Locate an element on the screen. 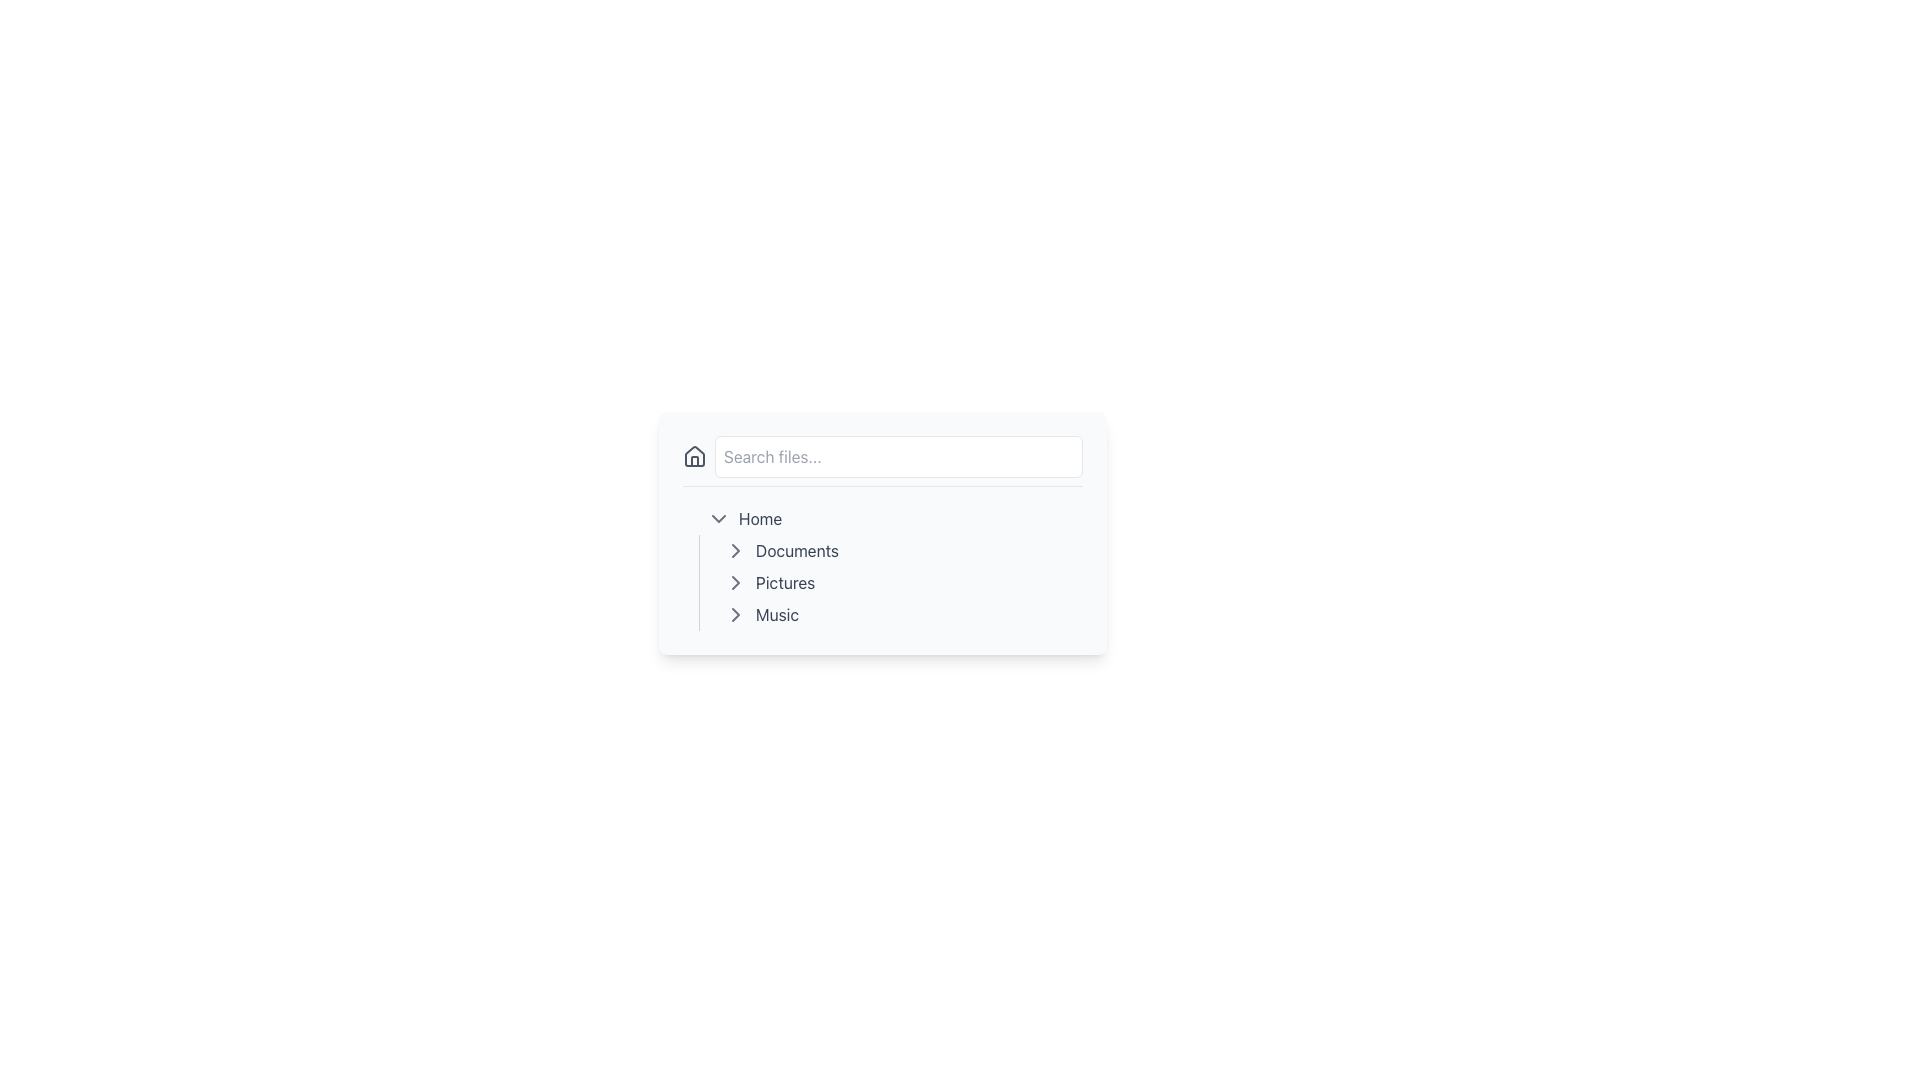  the right-pointing chevron icon in gray next to the 'Documents' text in the vertical menu is located at coordinates (734, 551).